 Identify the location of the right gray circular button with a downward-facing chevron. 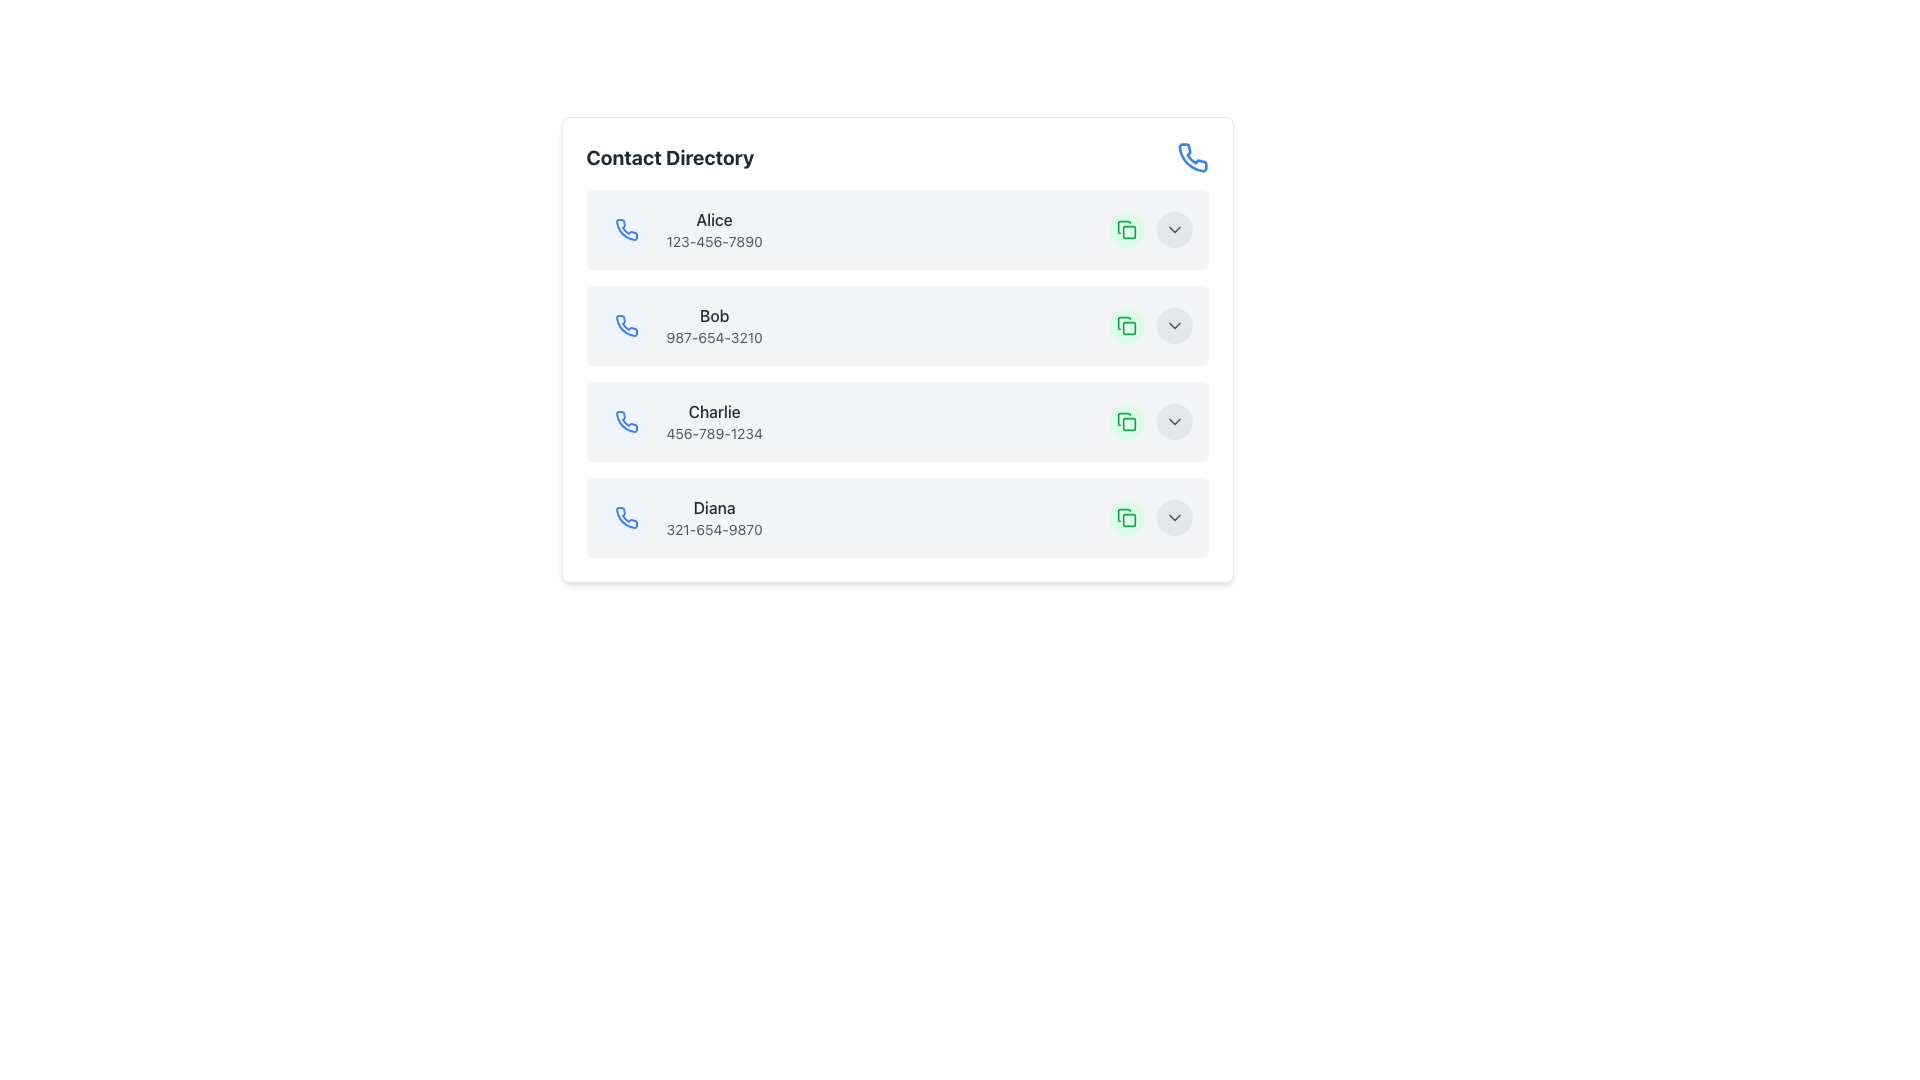
(1150, 229).